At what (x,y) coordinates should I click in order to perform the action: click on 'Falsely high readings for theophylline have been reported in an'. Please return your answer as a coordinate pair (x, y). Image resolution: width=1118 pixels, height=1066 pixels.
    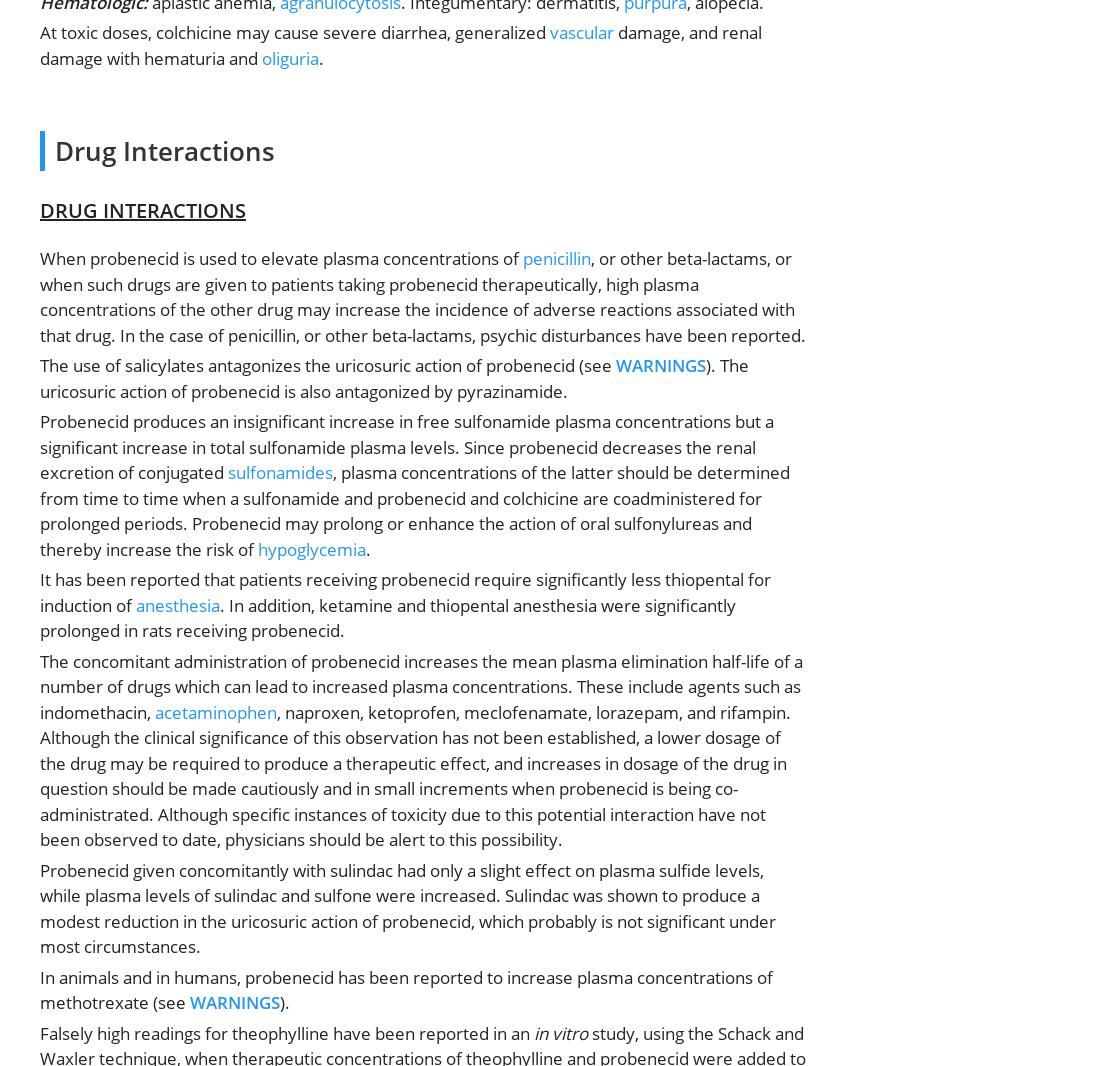
    Looking at the image, I should click on (285, 1032).